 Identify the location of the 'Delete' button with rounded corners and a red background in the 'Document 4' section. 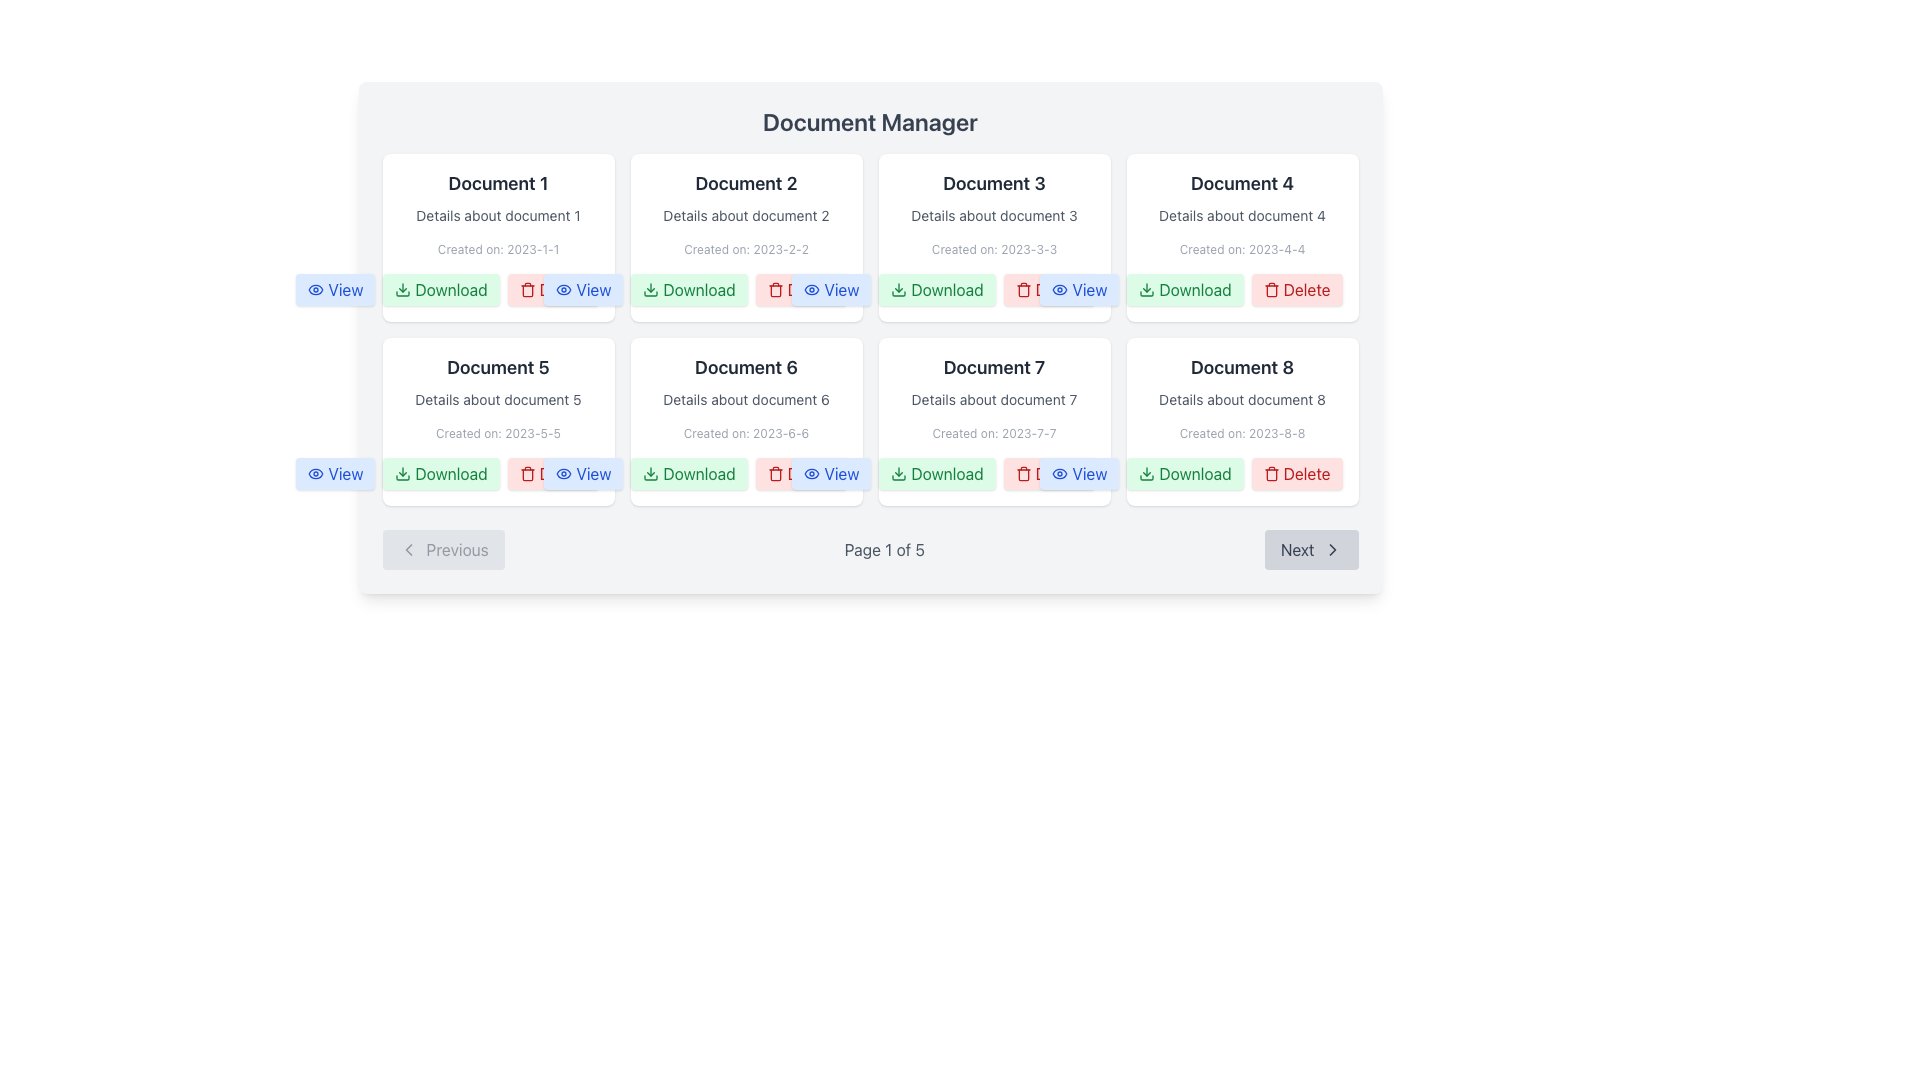
(1296, 289).